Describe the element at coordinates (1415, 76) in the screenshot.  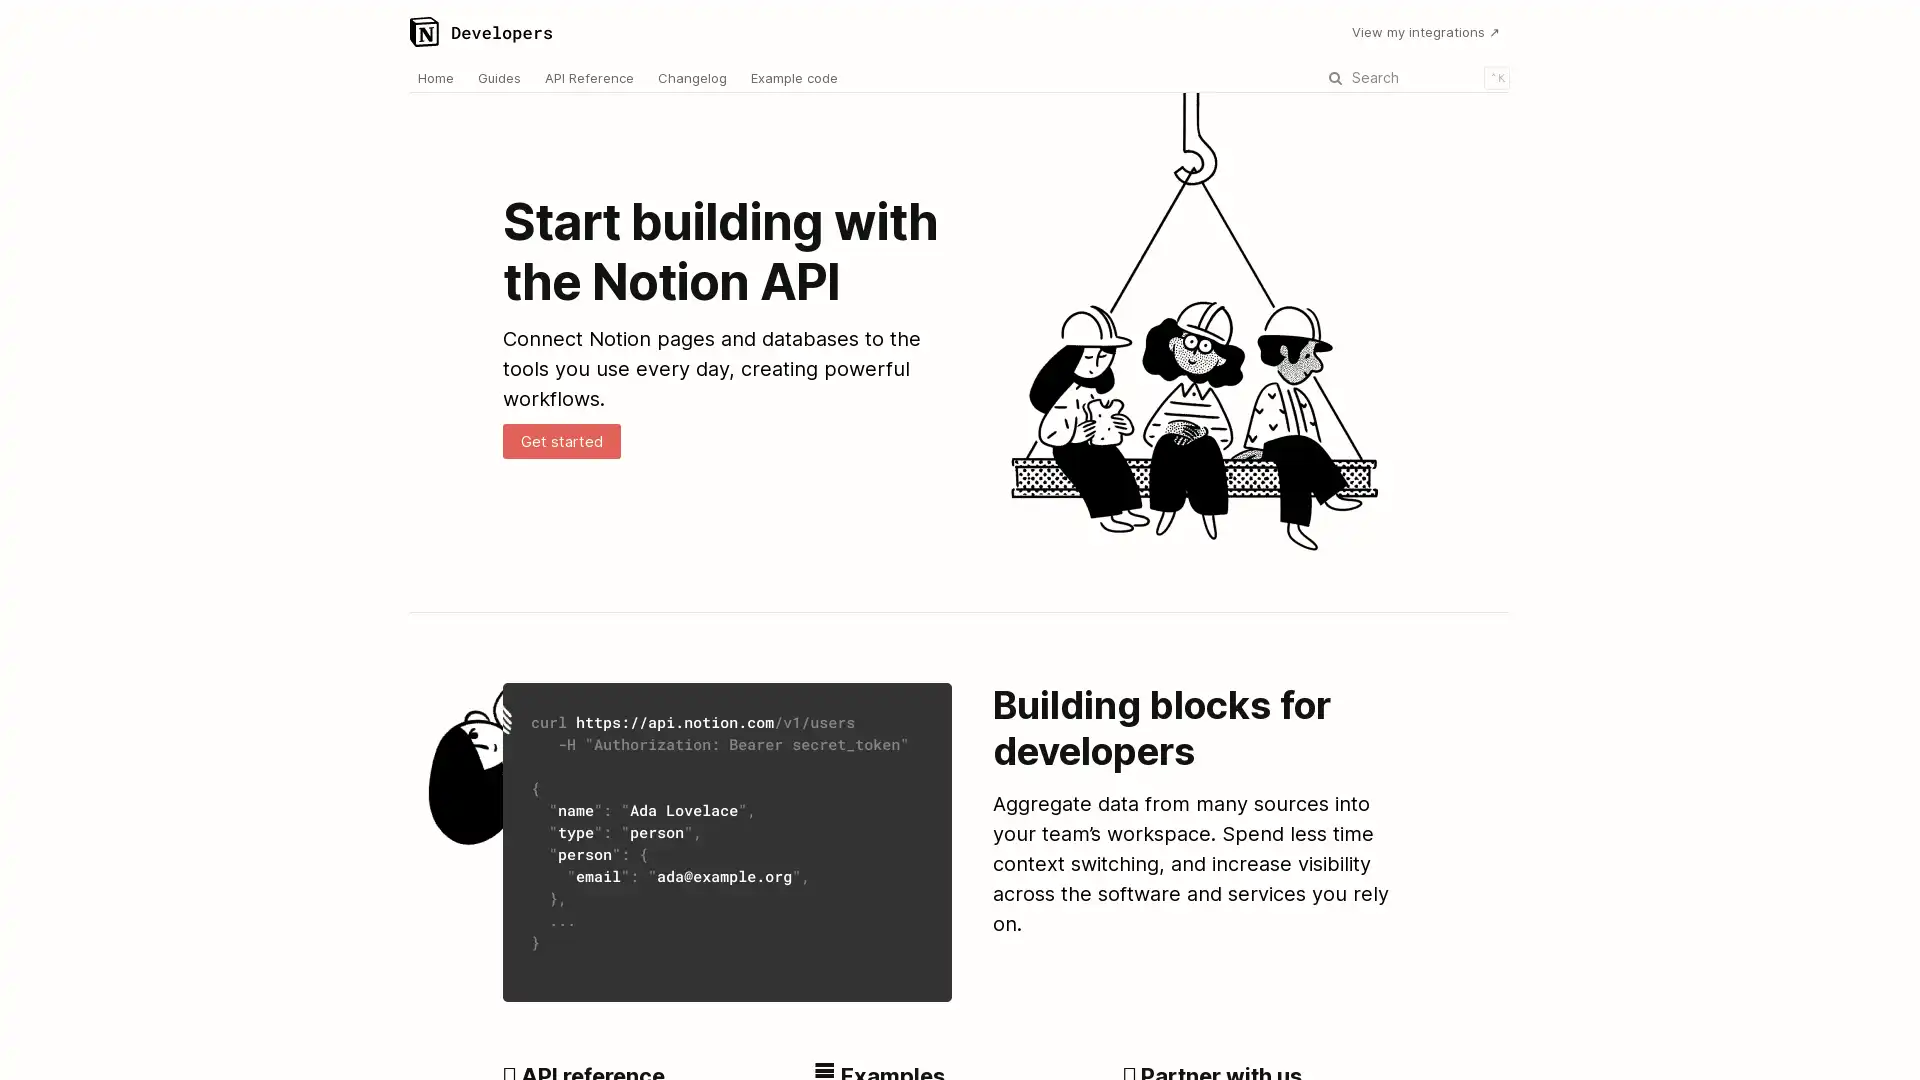
I see `Search K` at that location.